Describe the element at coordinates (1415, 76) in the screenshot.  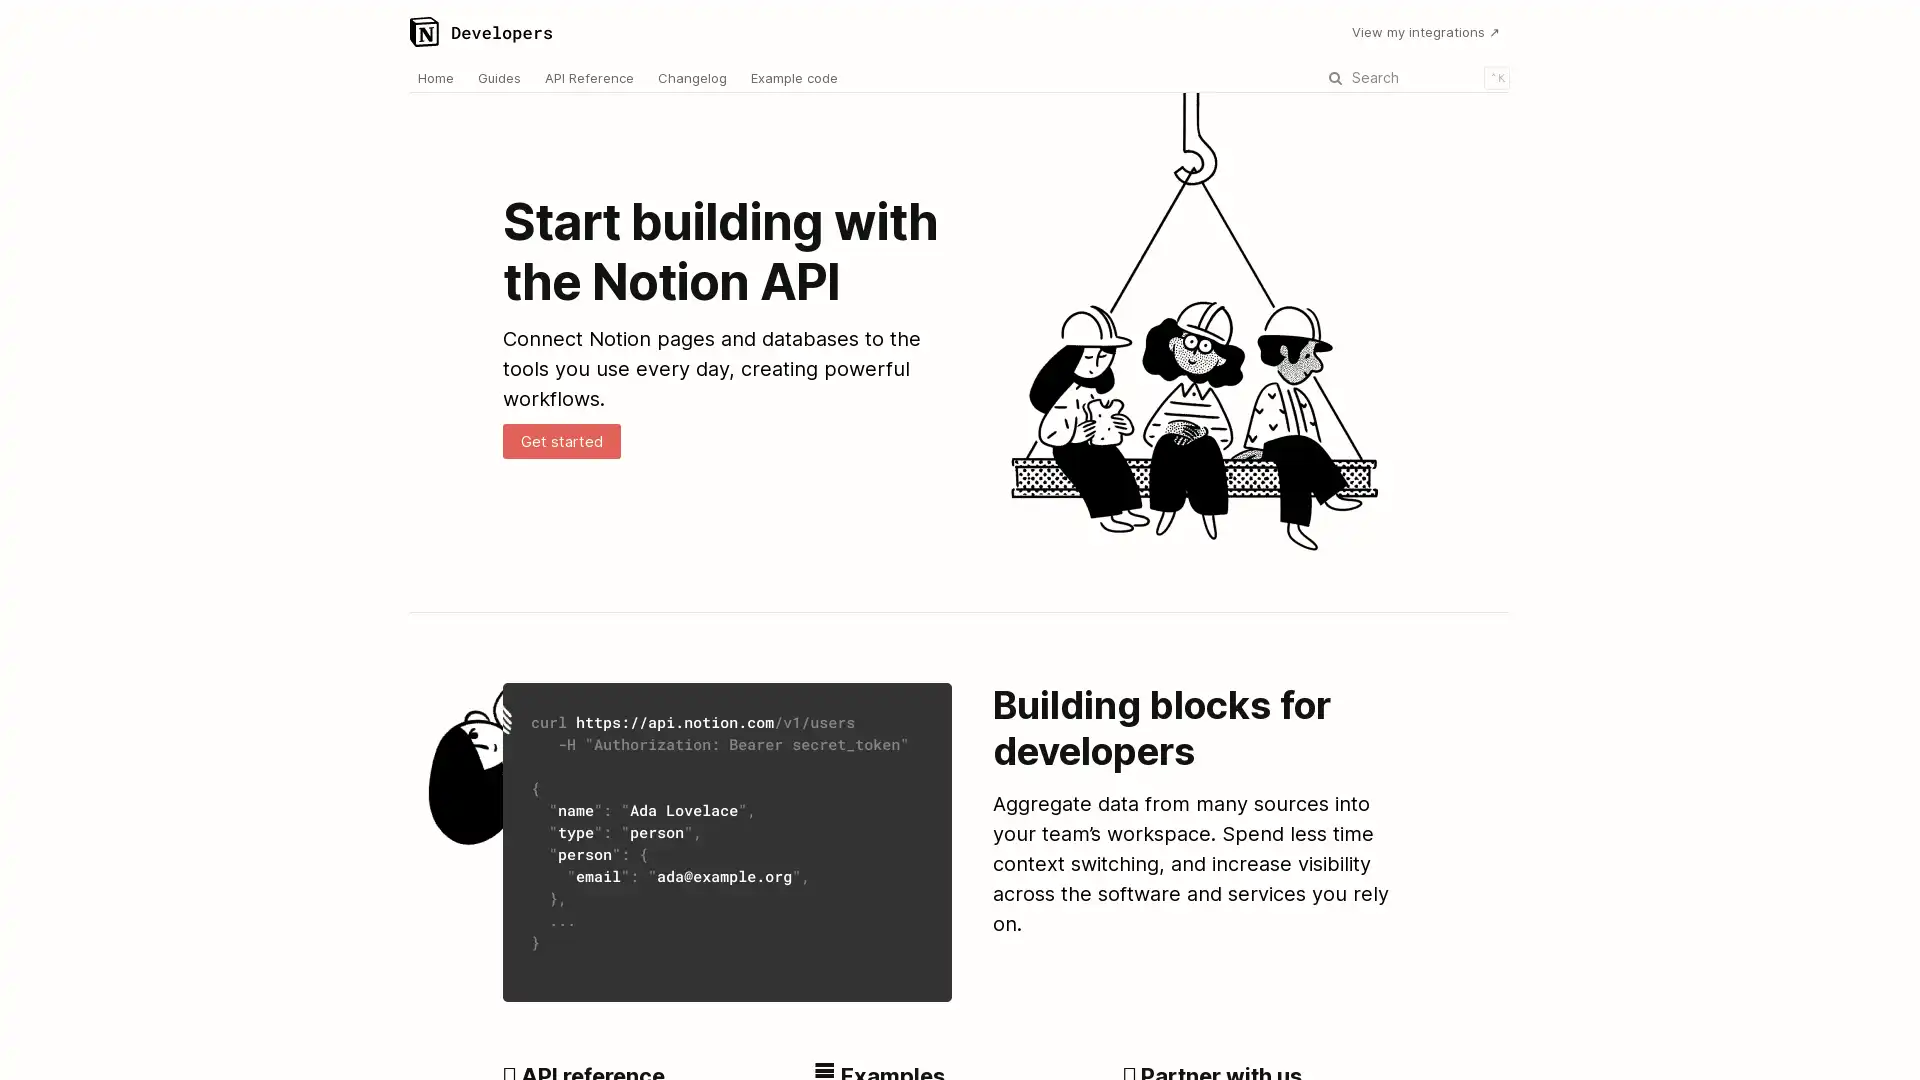
I see `Search K` at that location.